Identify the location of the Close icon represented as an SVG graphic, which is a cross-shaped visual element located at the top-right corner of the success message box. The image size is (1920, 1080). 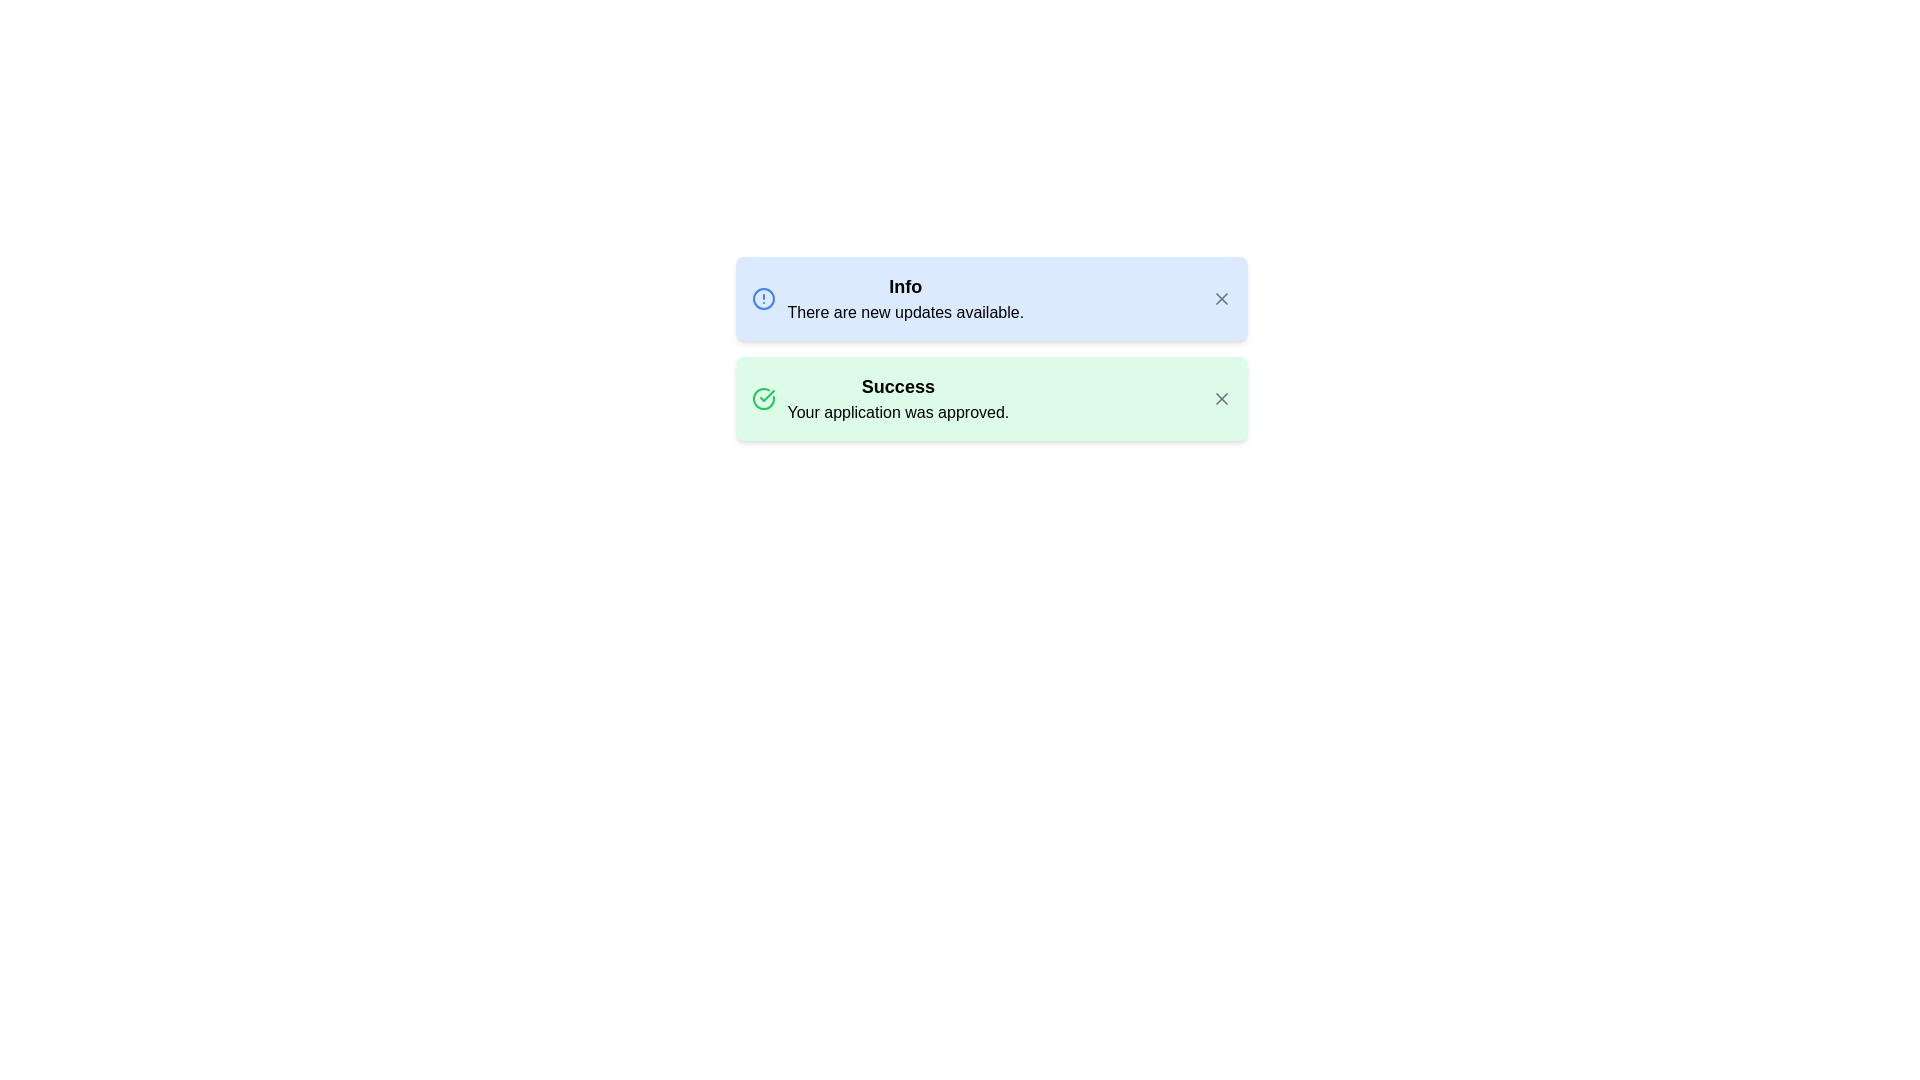
(1220, 398).